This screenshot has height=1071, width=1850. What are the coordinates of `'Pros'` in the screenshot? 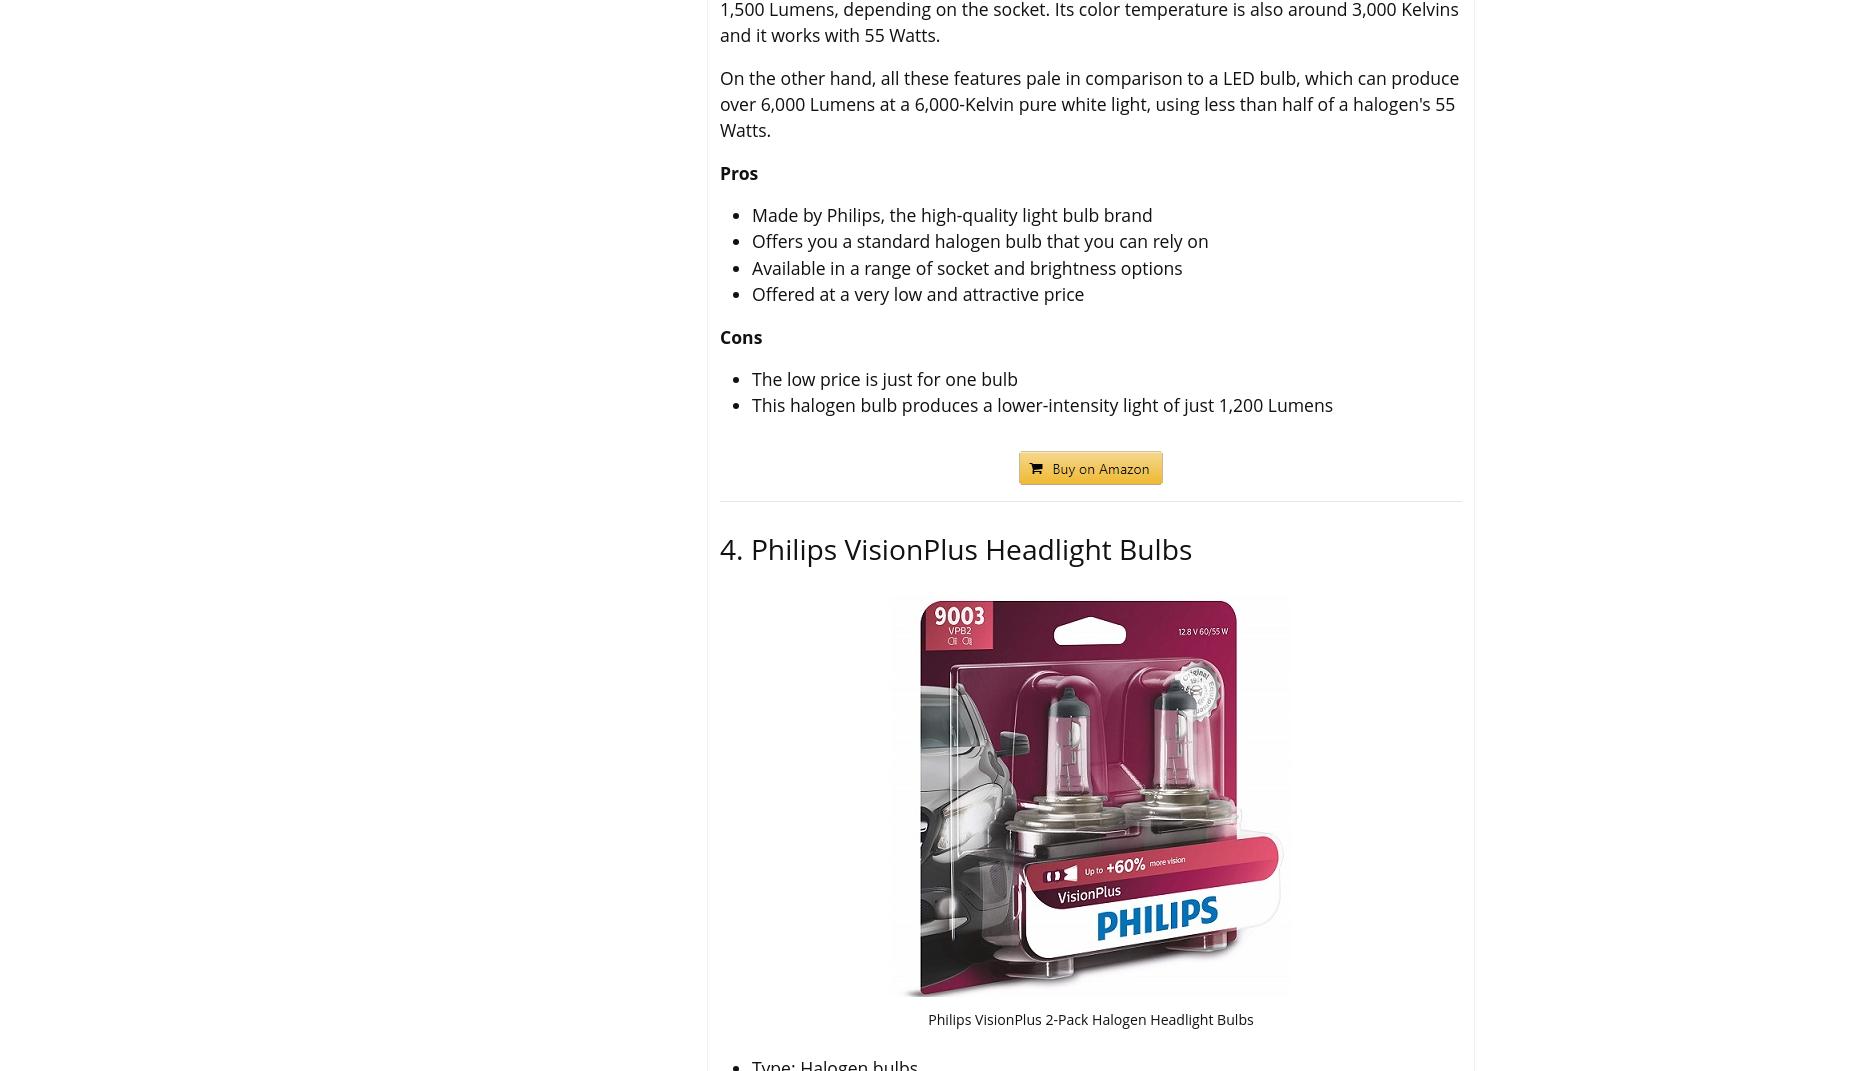 It's located at (739, 171).